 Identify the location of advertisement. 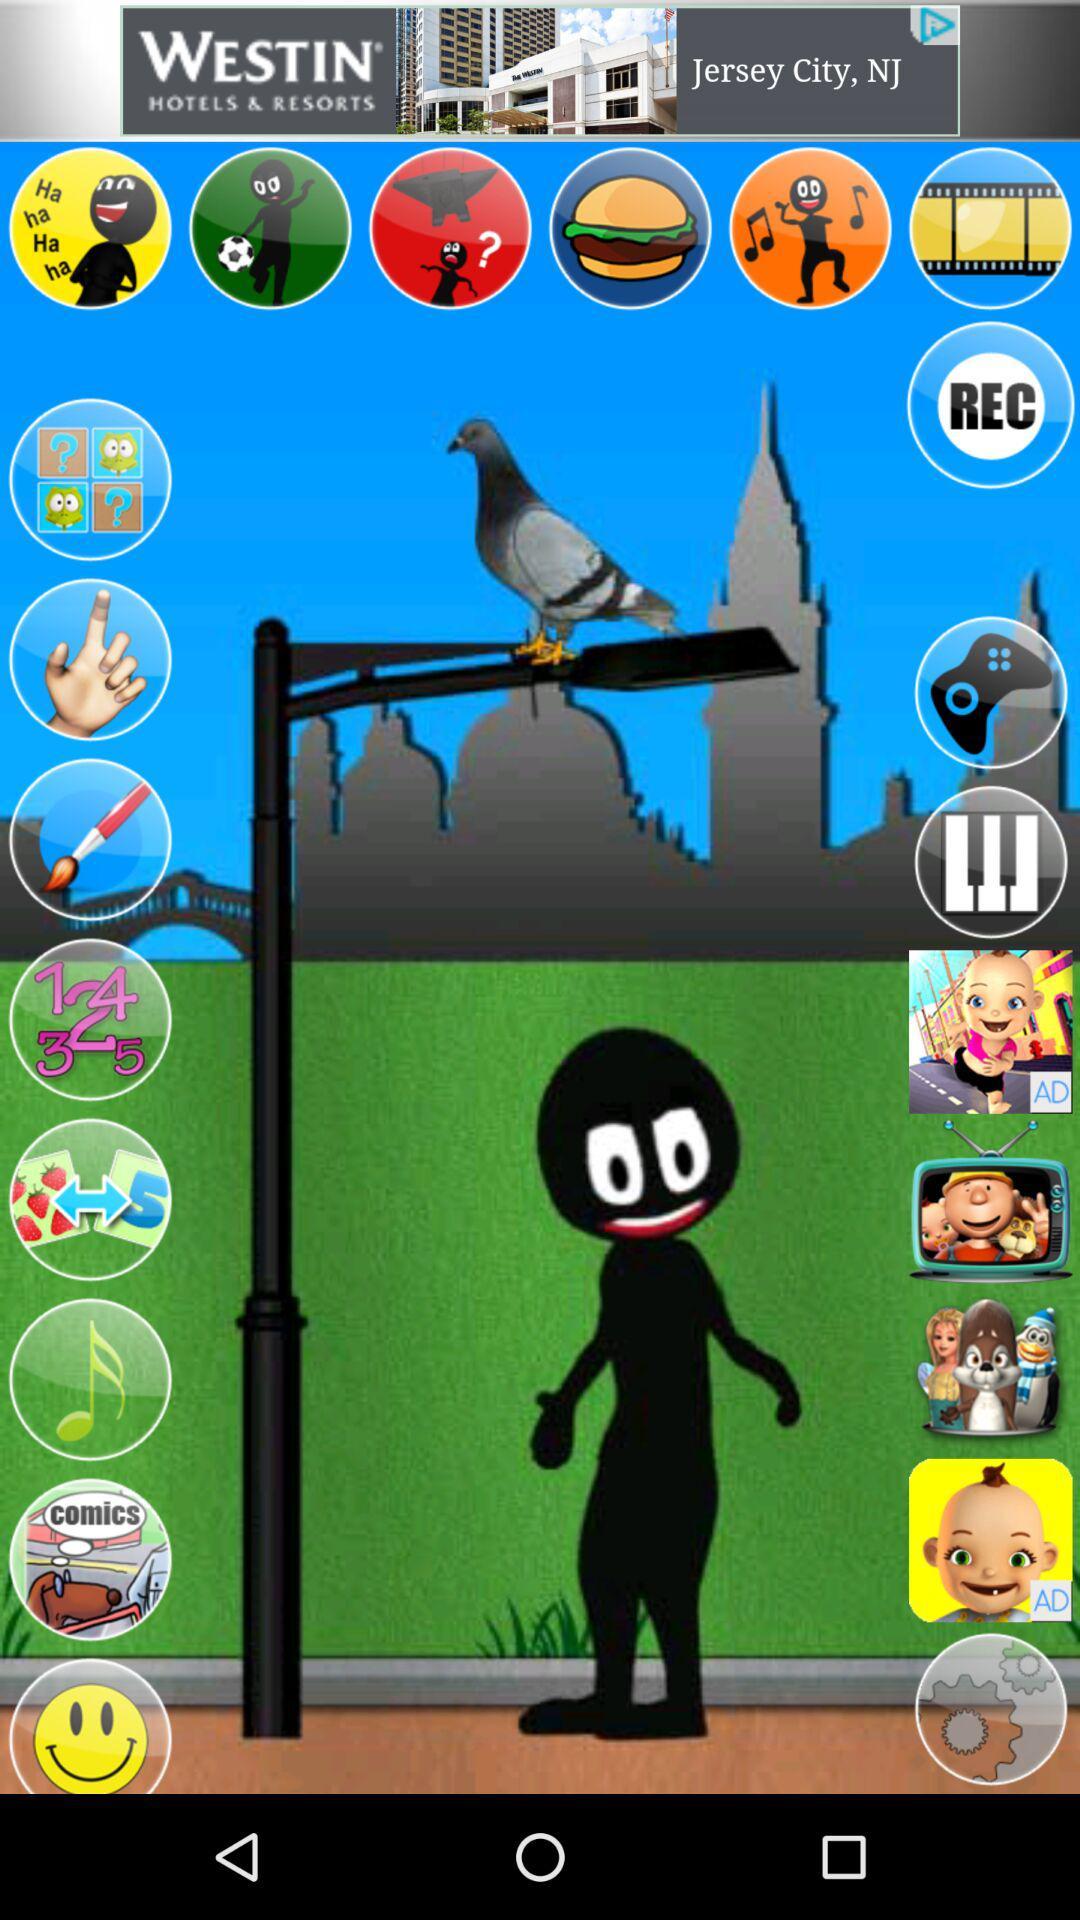
(990, 1539).